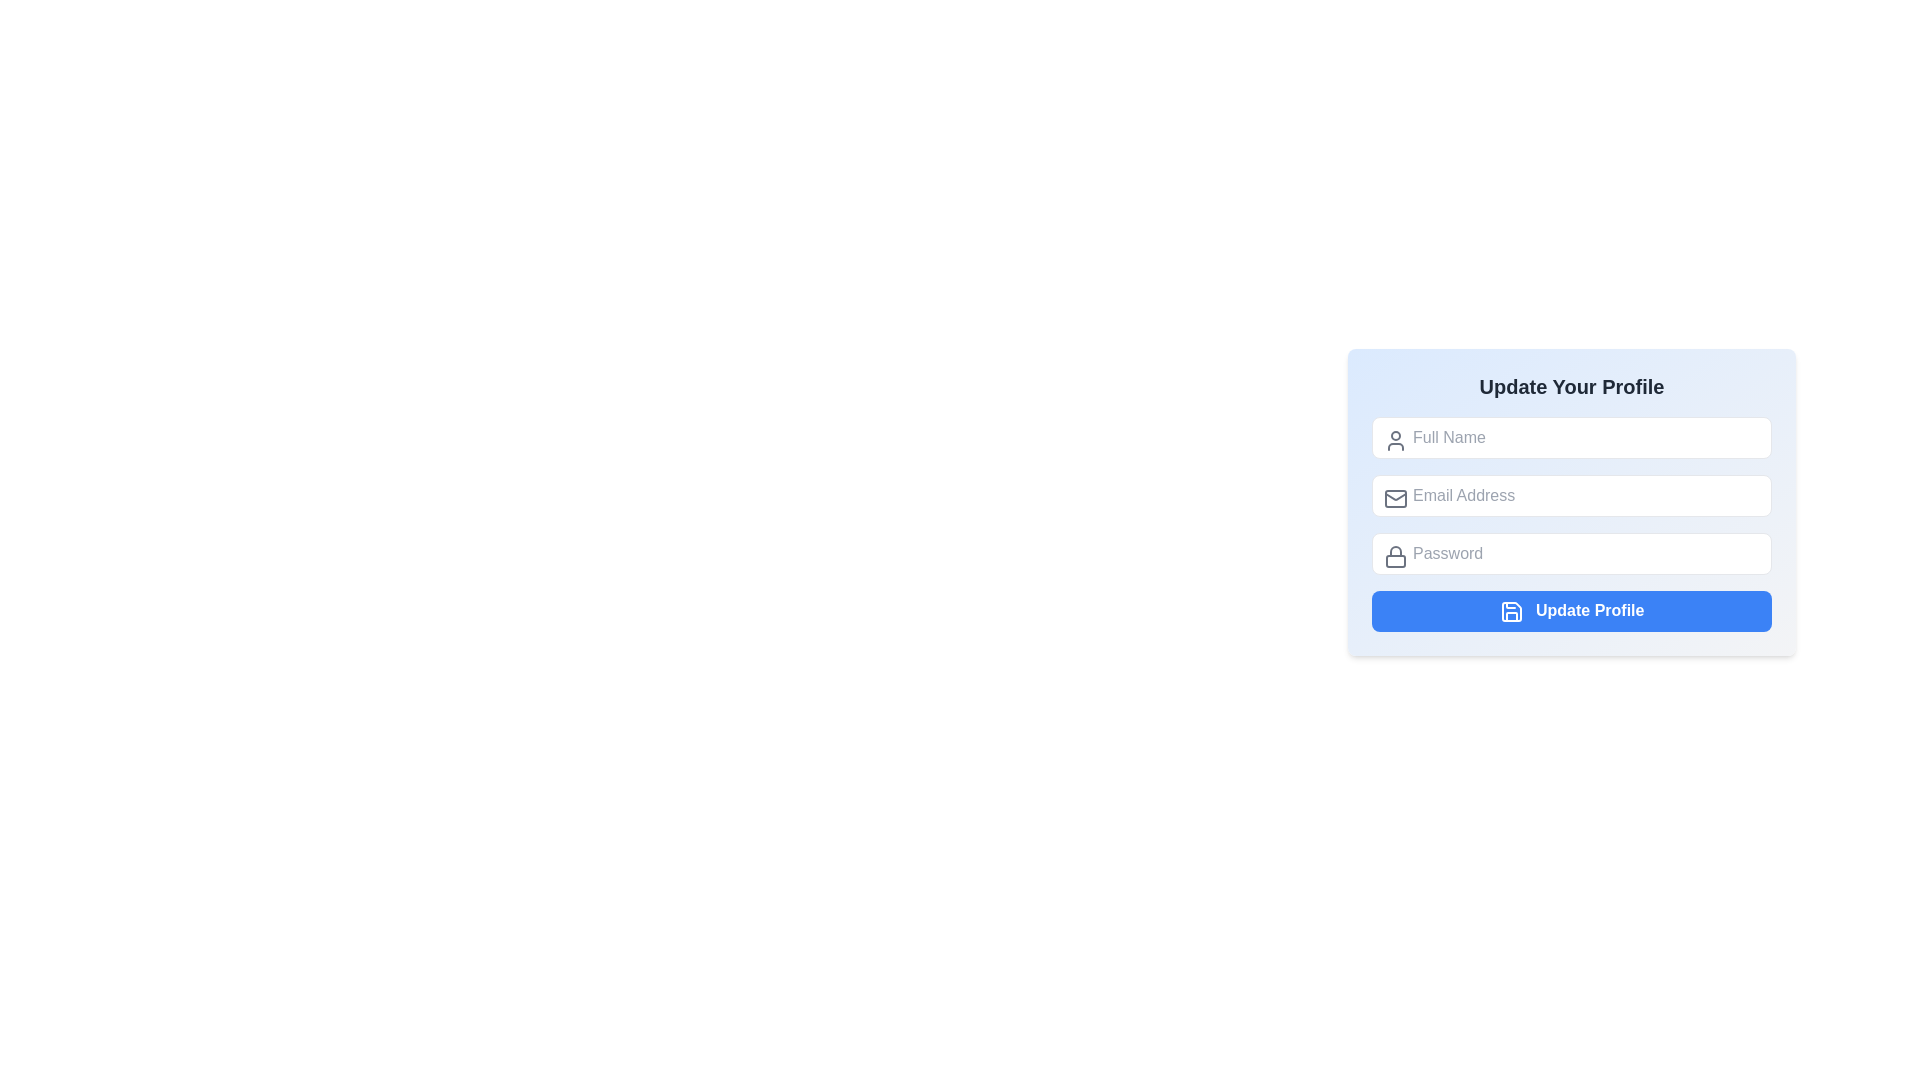  Describe the element at coordinates (1395, 561) in the screenshot. I see `the grayish rounded rectangle that forms the body of the lock icon, positioned beneath the shackle in the password input box` at that location.